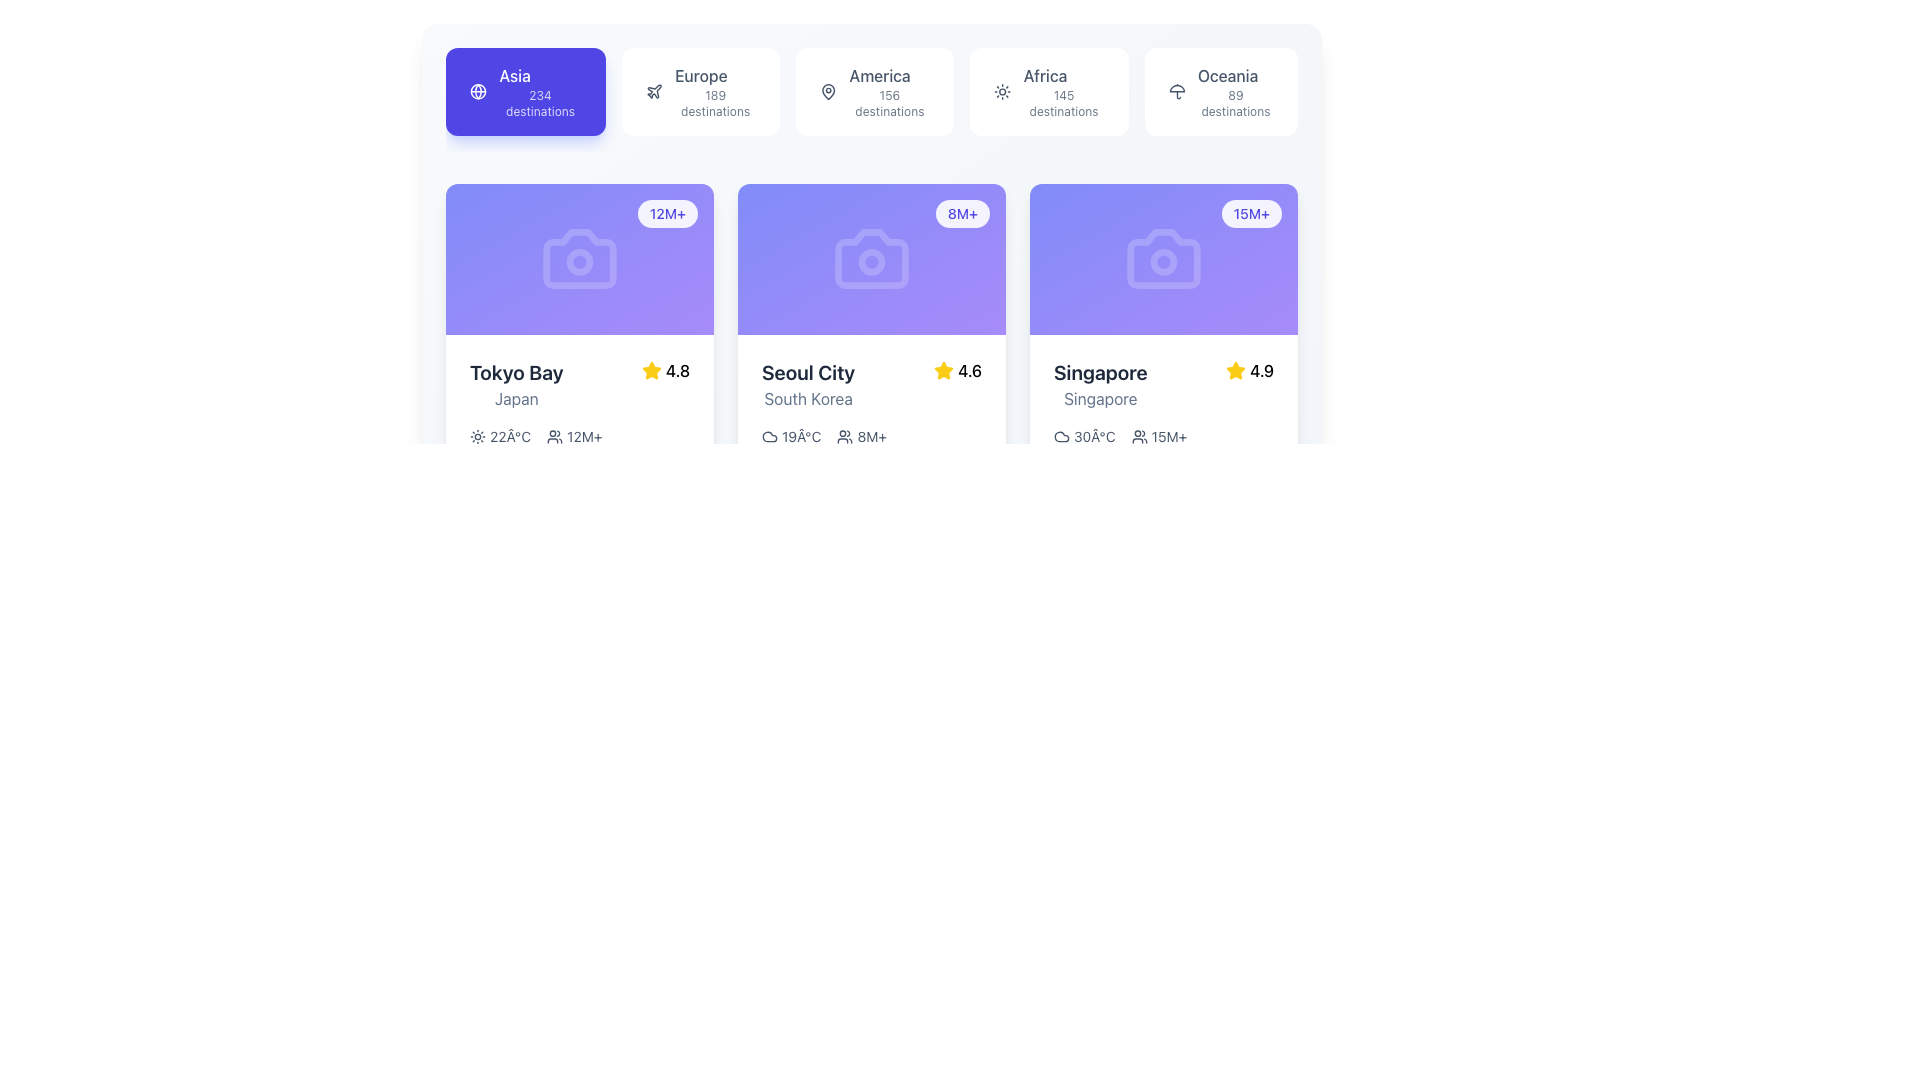 This screenshot has width=1920, height=1080. I want to click on the text display showing '4.6' that is part of the rating section for 'Seoul City, South Korea', located next to a yellow star icon, so click(969, 370).